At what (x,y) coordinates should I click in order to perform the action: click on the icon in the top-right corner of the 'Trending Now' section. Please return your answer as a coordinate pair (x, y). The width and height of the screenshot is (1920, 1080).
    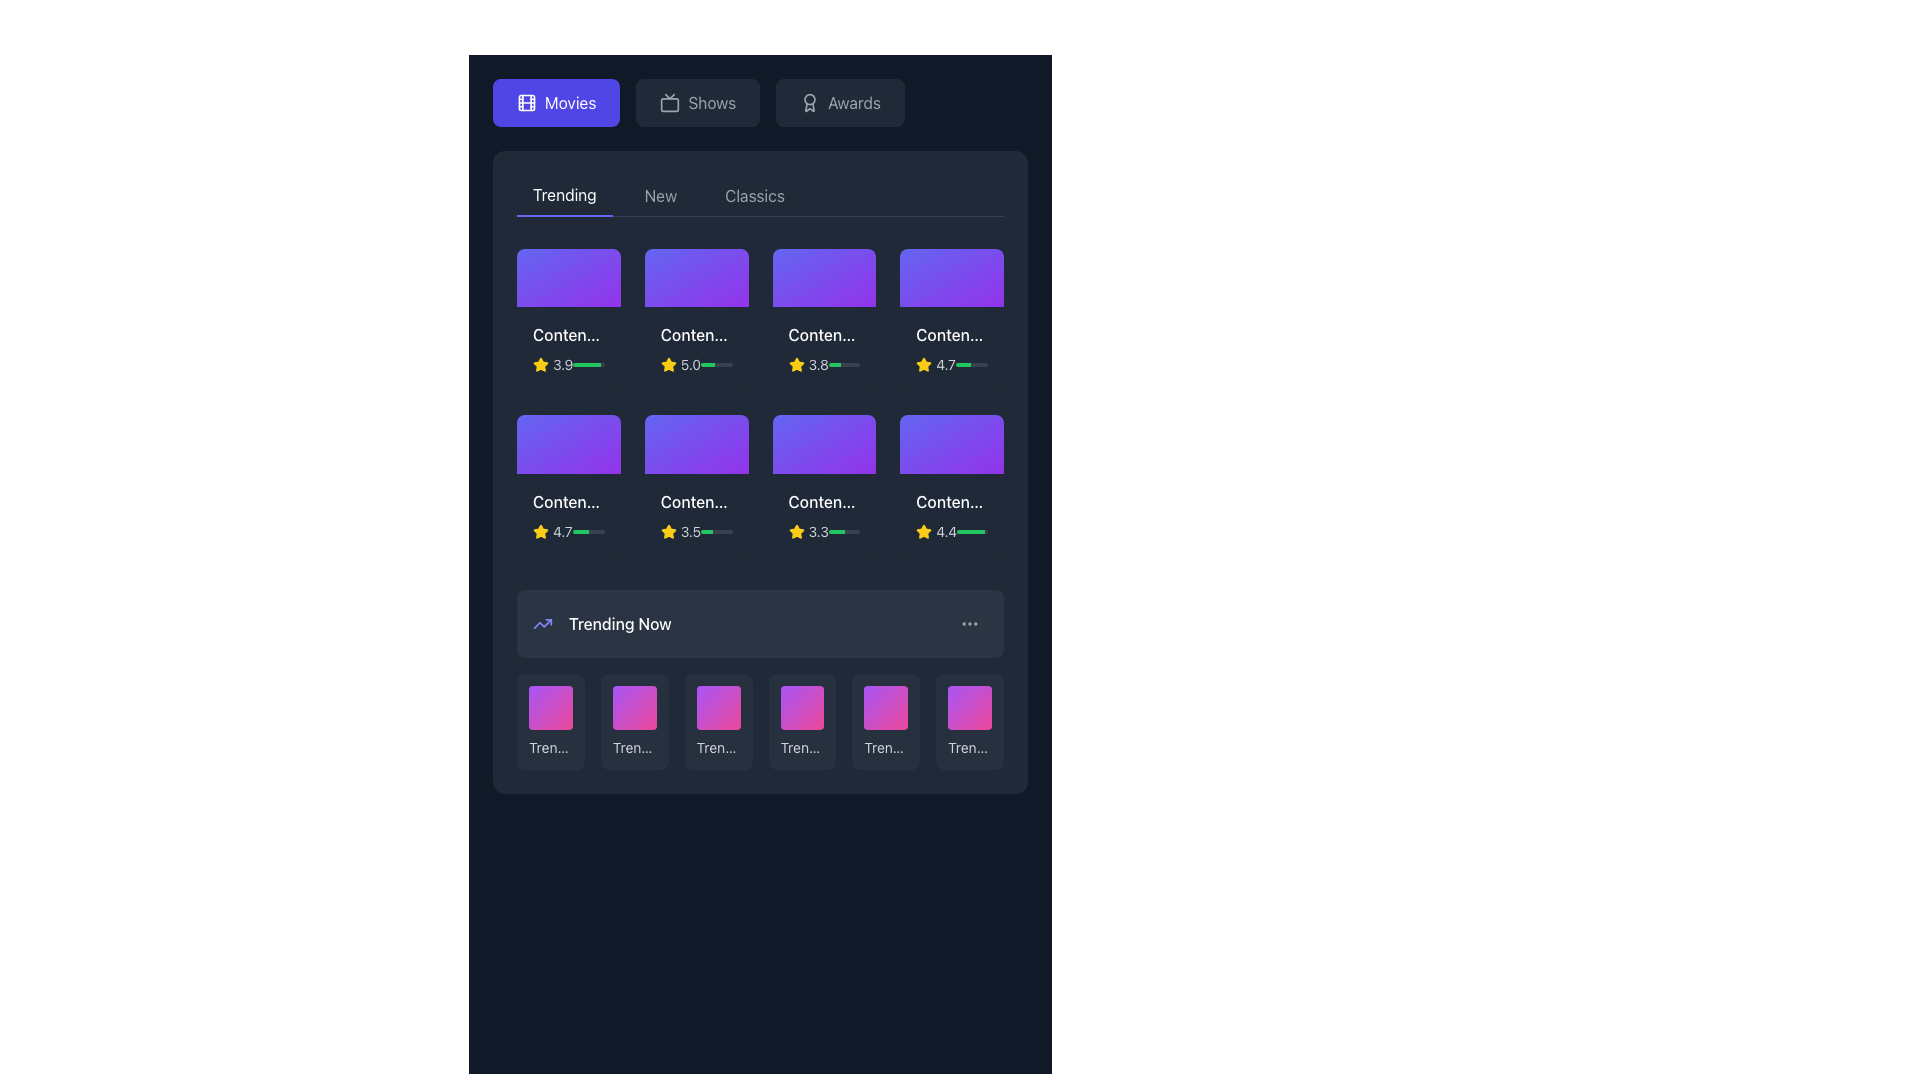
    Looking at the image, I should click on (969, 622).